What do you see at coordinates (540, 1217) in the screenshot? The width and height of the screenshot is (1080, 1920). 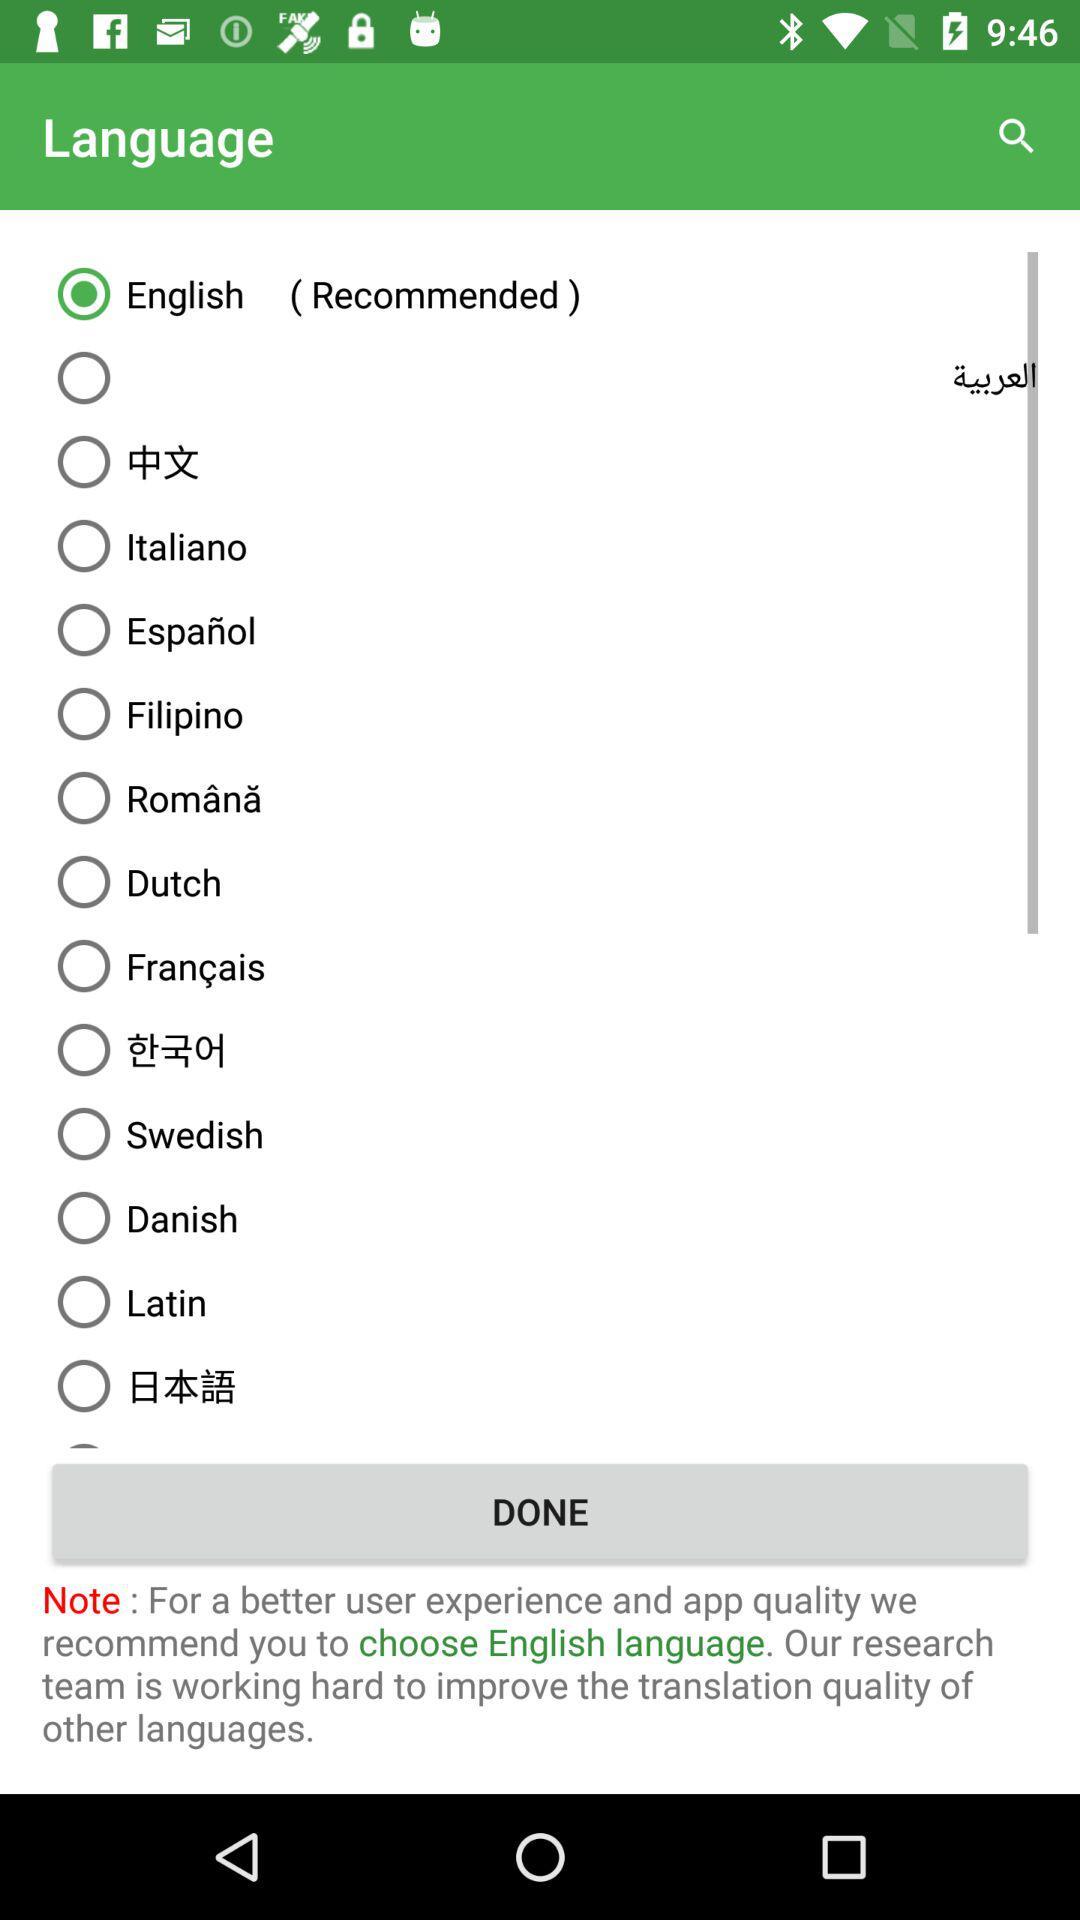 I see `danish item` at bounding box center [540, 1217].